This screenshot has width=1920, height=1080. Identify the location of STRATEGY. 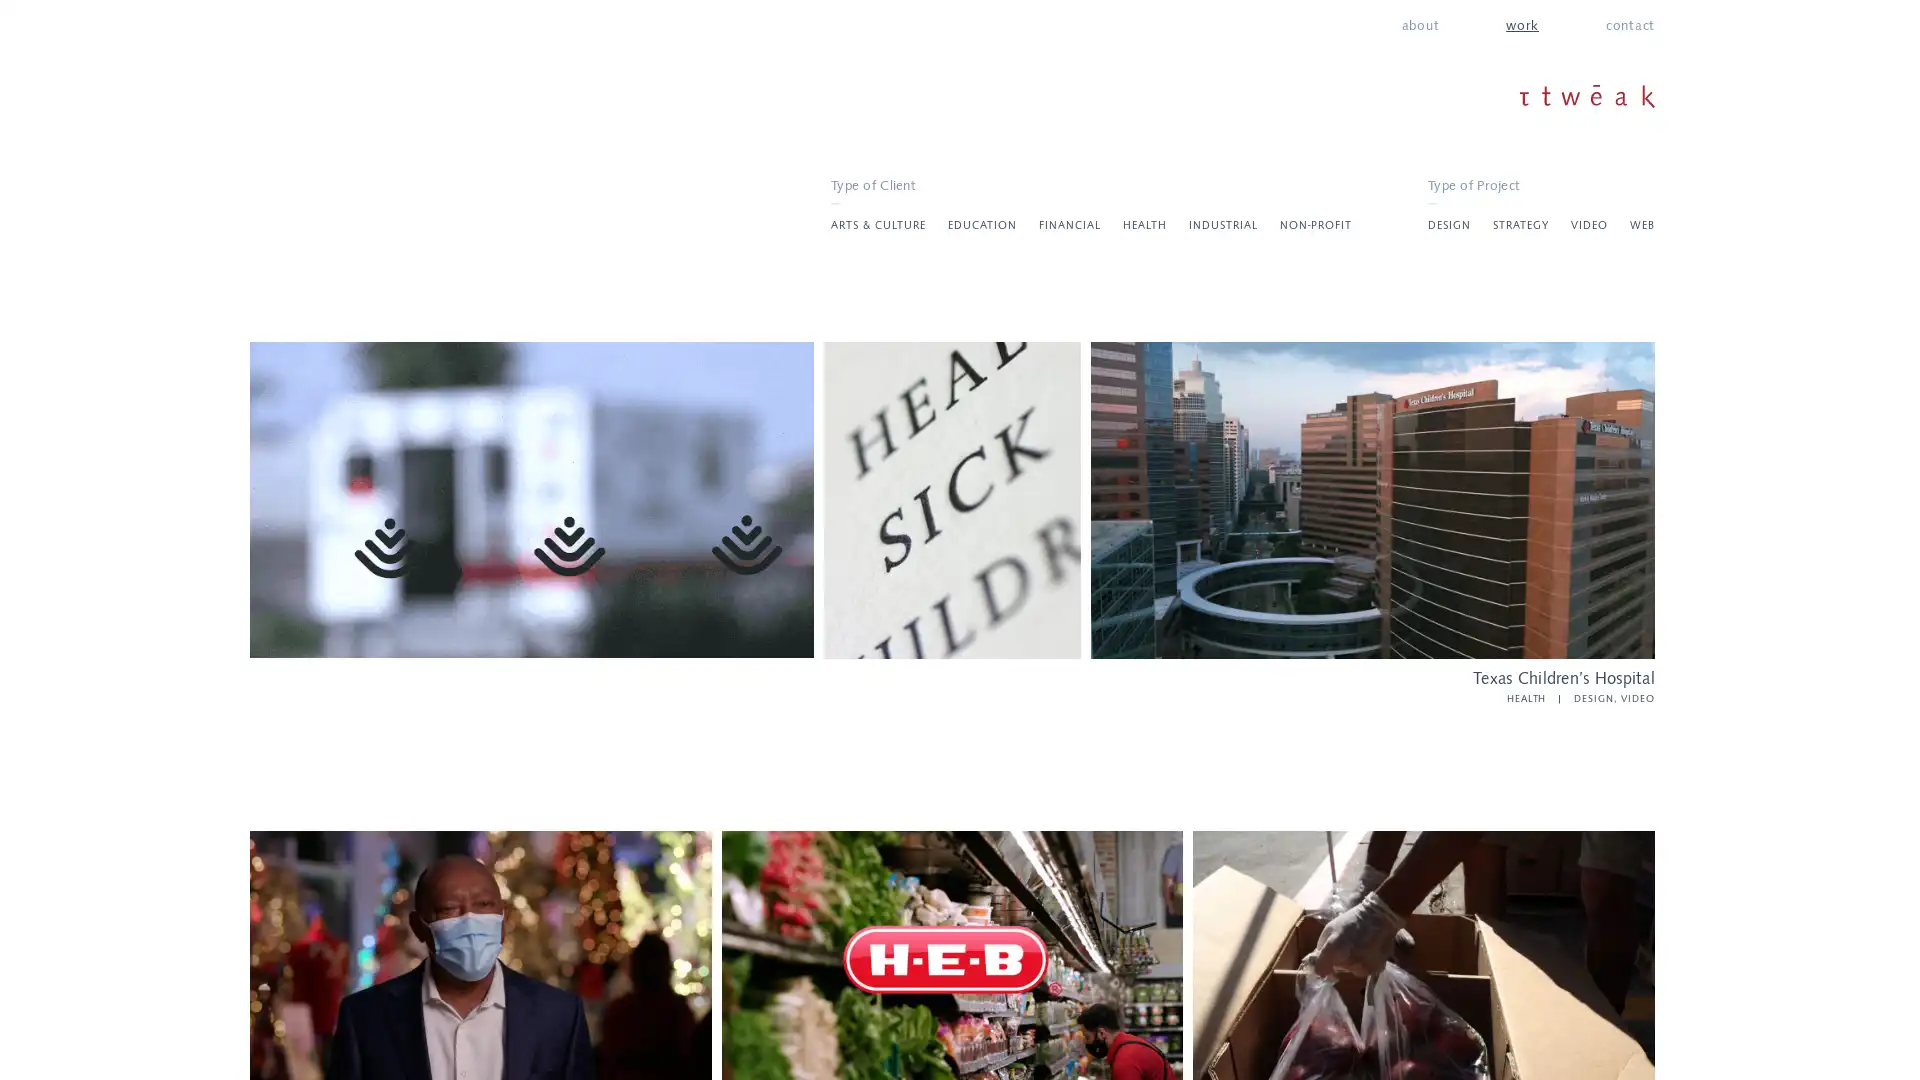
(1520, 225).